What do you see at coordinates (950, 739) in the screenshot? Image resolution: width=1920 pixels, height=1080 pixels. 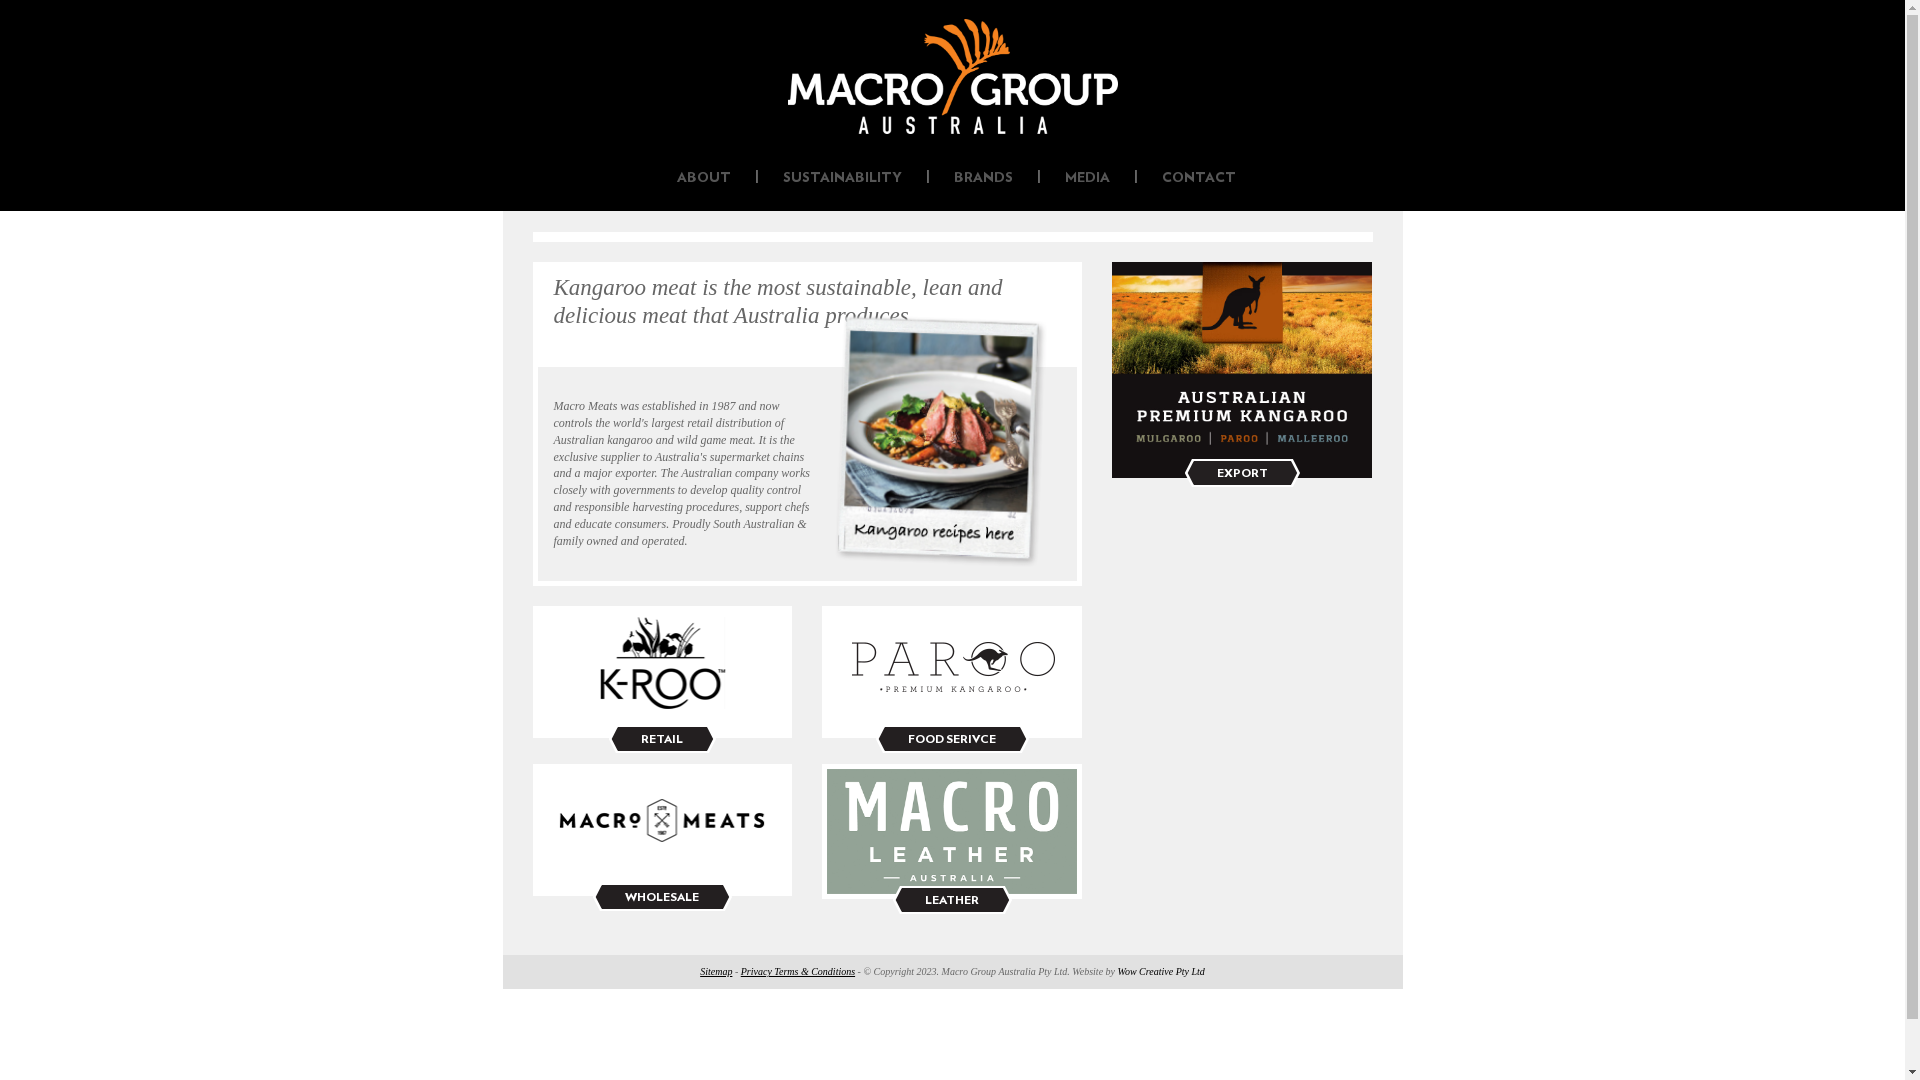 I see `'FOOD SERIVCE'` at bounding box center [950, 739].